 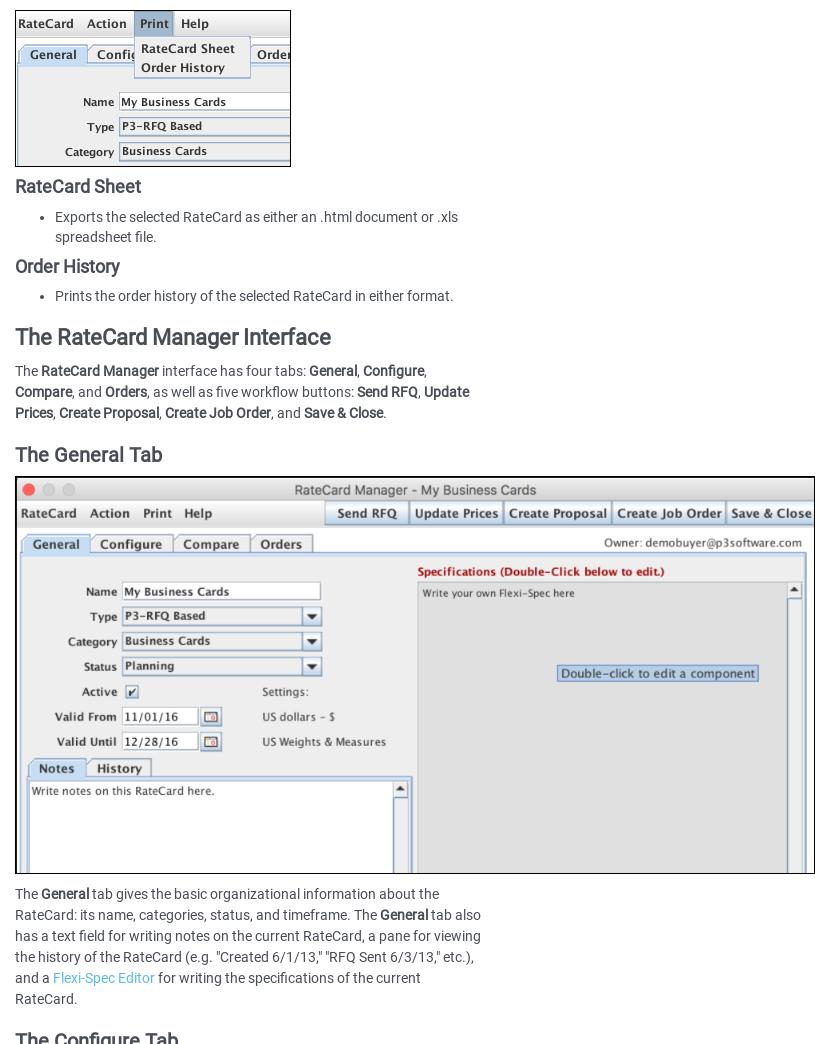 I want to click on 'Order History', so click(x=66, y=264).